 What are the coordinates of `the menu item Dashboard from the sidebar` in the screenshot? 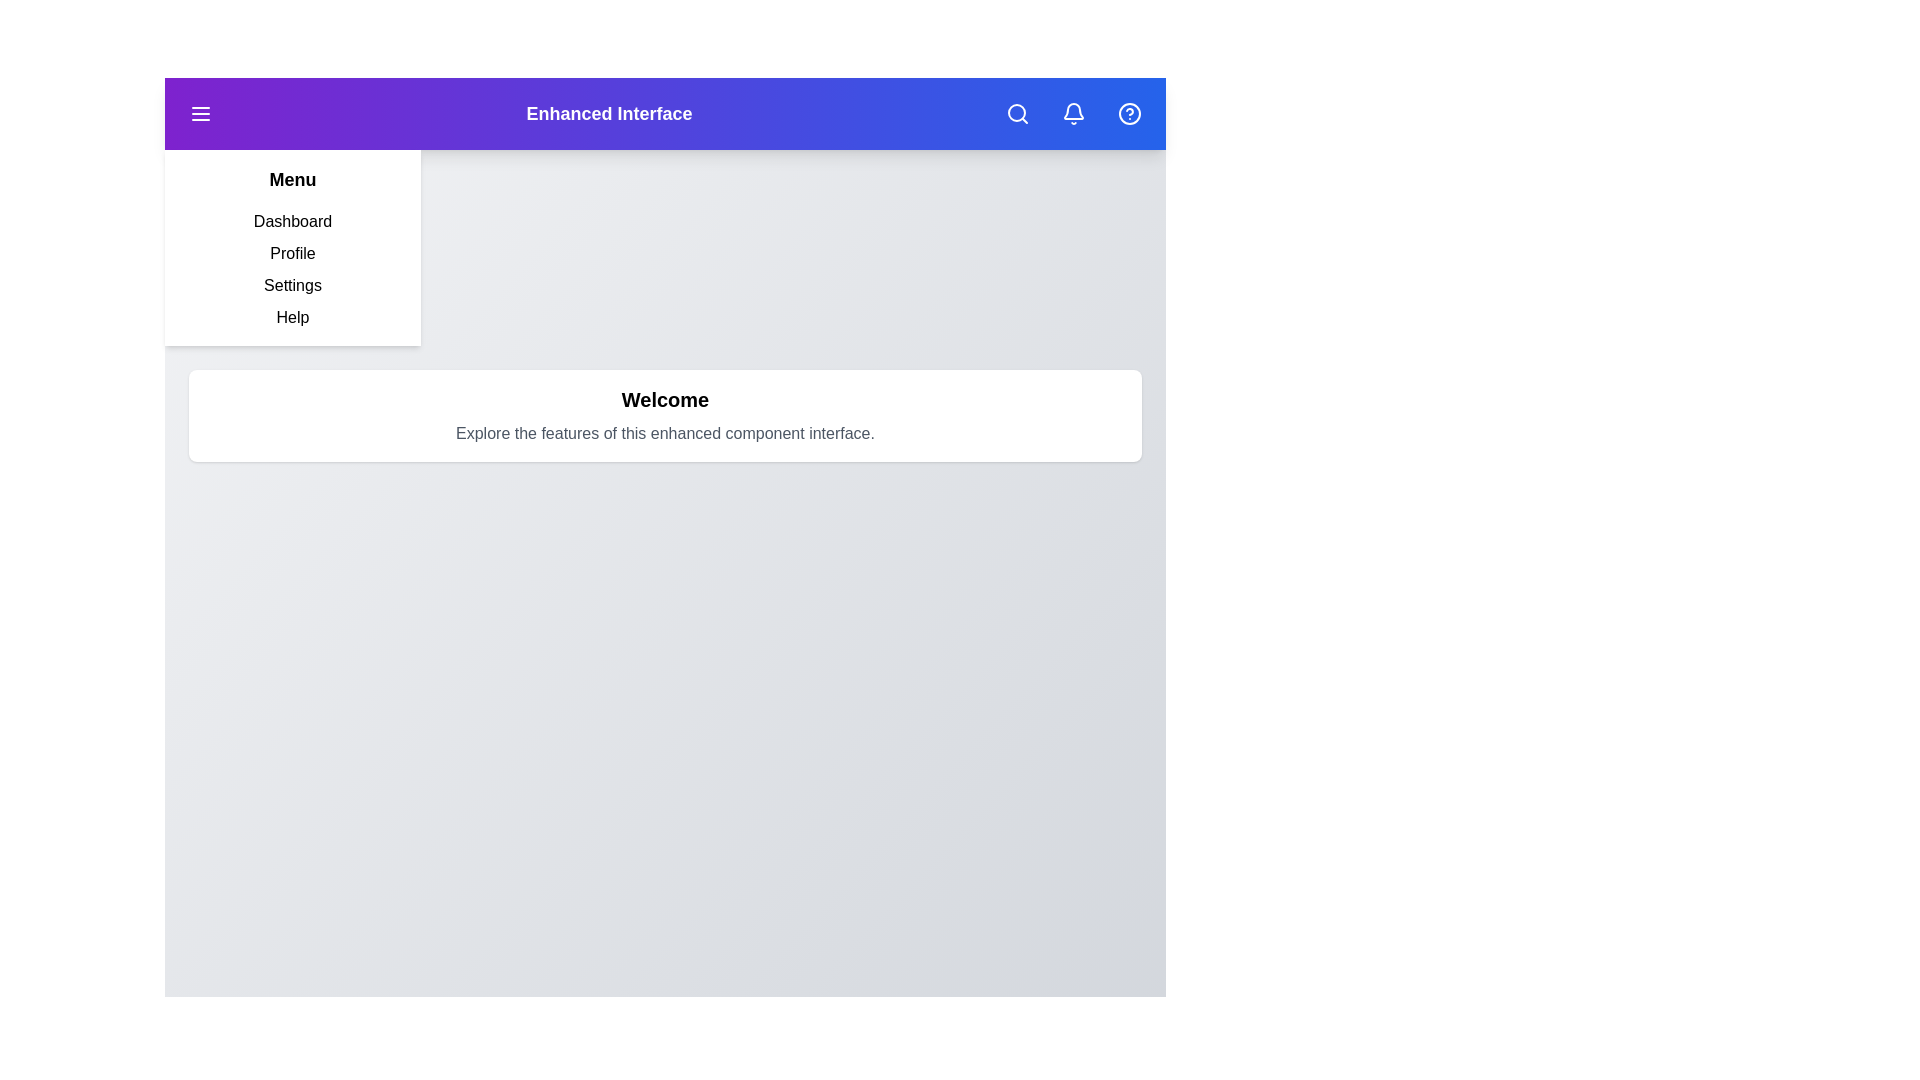 It's located at (291, 222).